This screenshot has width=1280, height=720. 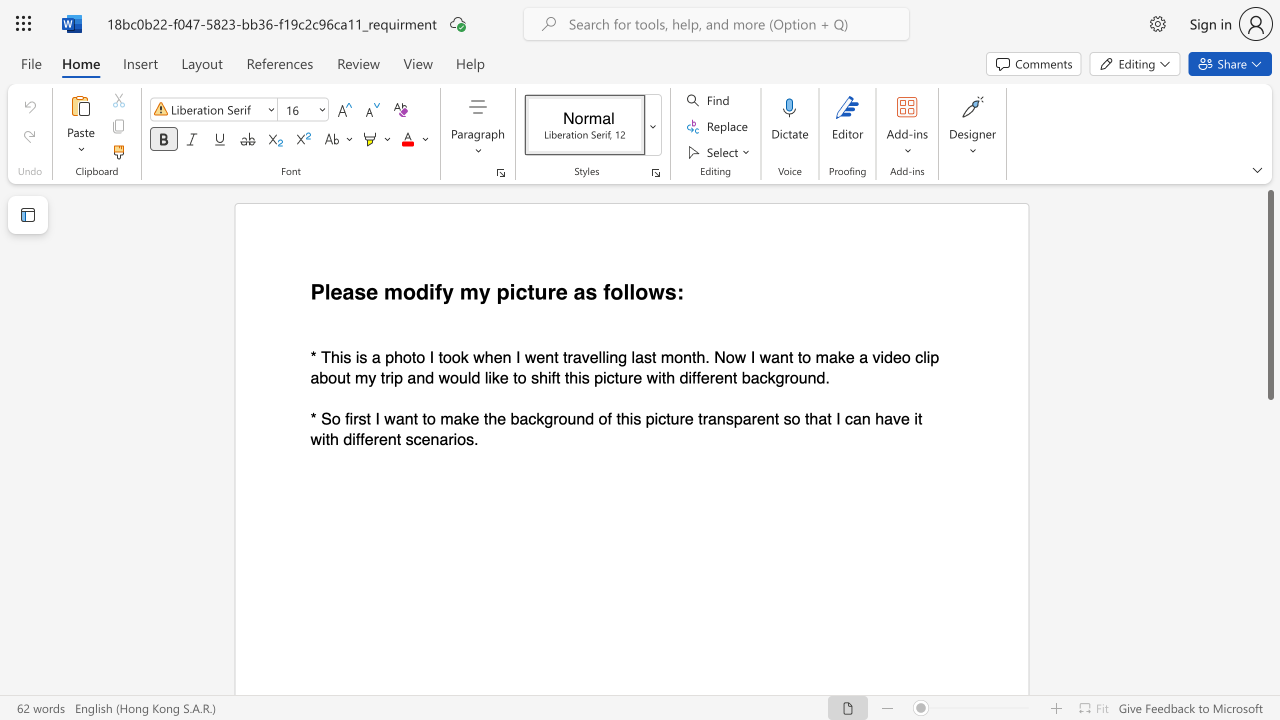 What do you see at coordinates (648, 292) in the screenshot?
I see `the subset text "ws:" within the text "Please modify my picture as follows:"` at bounding box center [648, 292].